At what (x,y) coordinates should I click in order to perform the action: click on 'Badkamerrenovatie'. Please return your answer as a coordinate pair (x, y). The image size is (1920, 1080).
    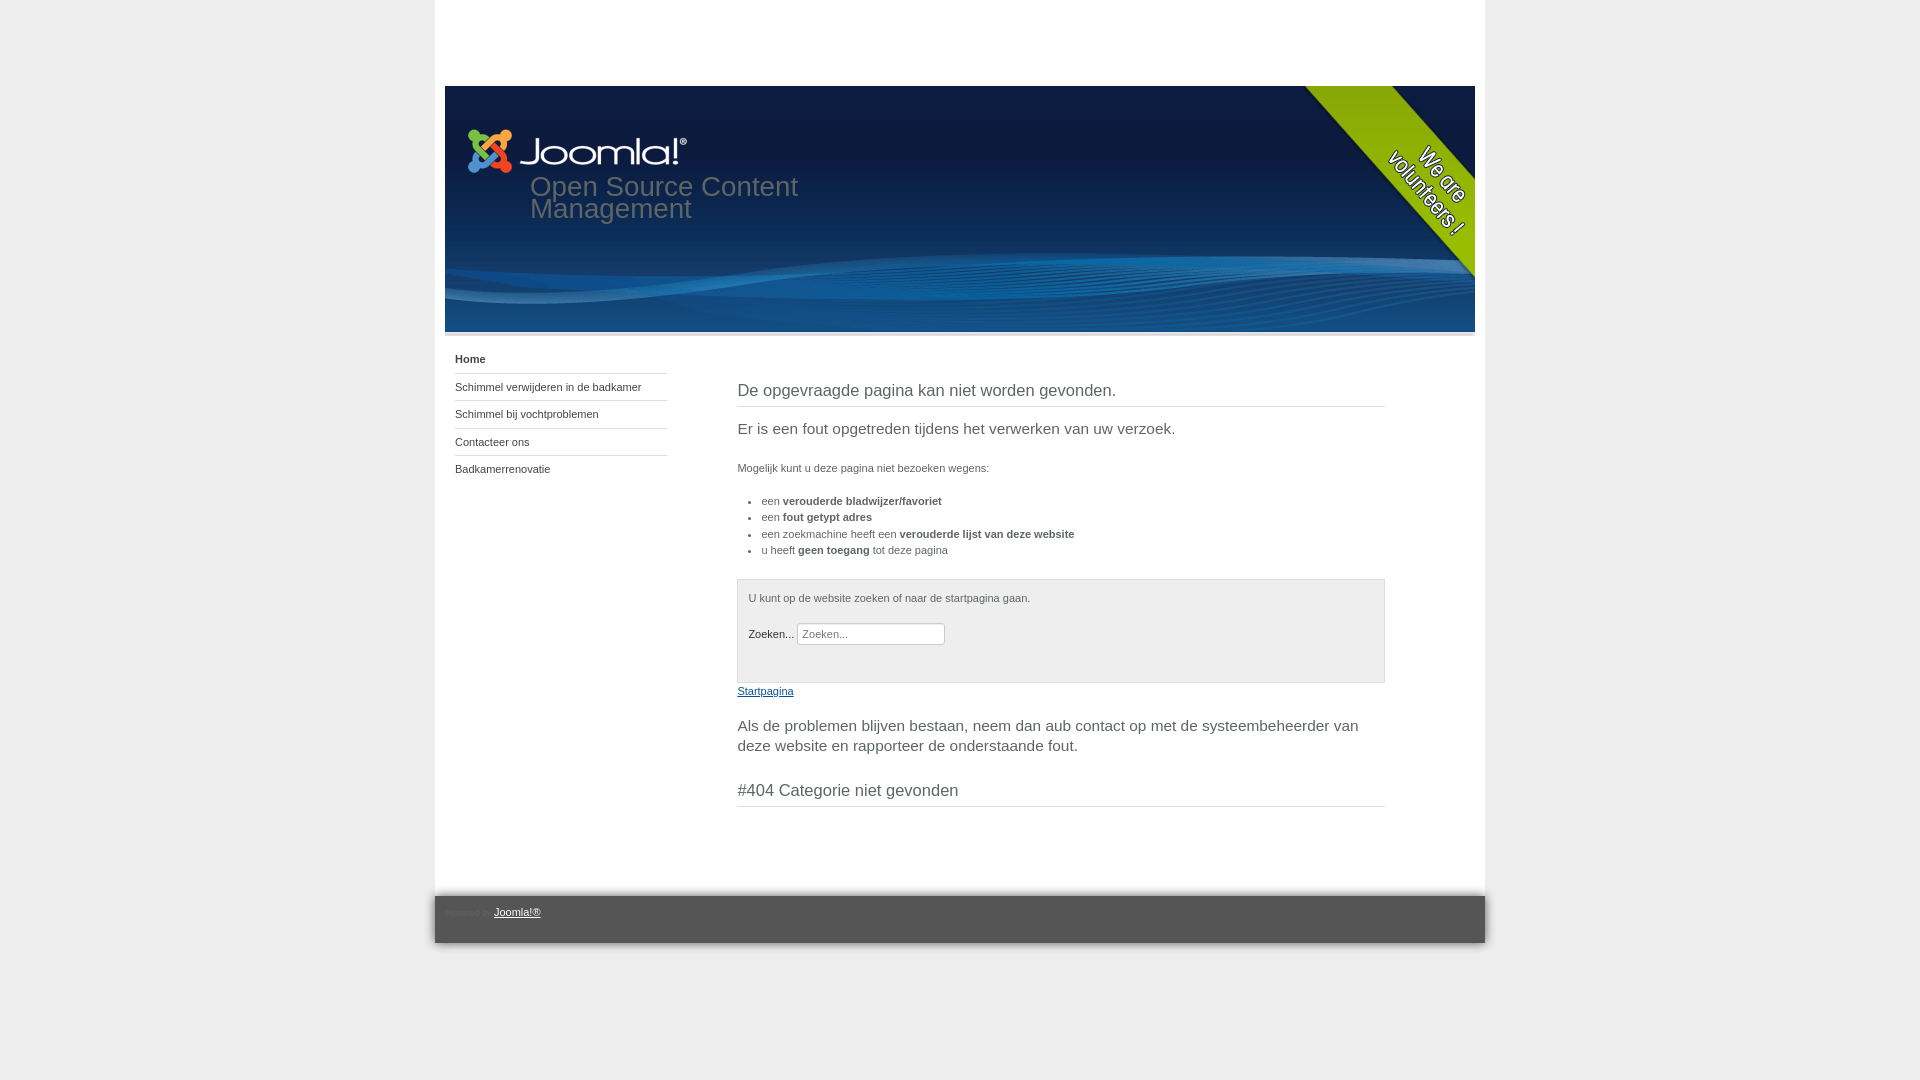
    Looking at the image, I should click on (560, 469).